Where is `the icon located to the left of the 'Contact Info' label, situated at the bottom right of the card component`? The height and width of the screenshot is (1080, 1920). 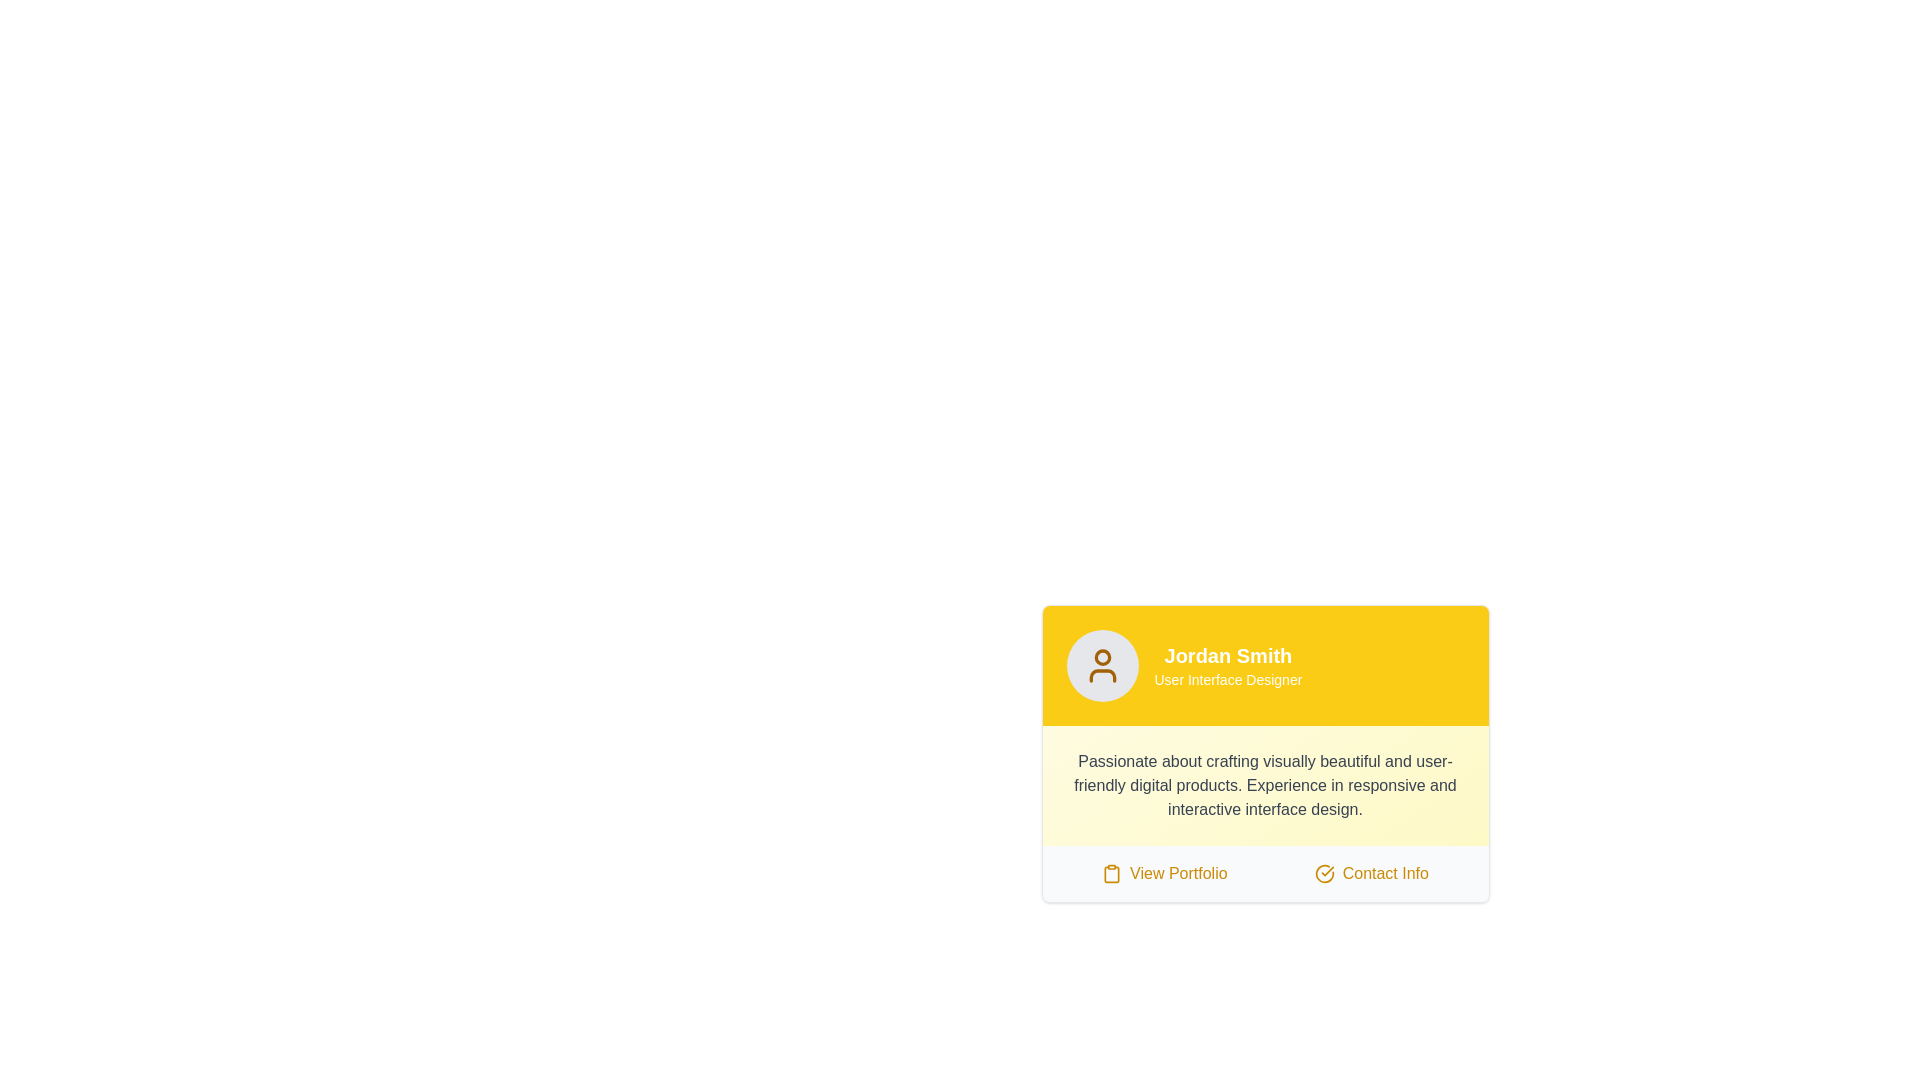 the icon located to the left of the 'Contact Info' label, situated at the bottom right of the card component is located at coordinates (1324, 873).